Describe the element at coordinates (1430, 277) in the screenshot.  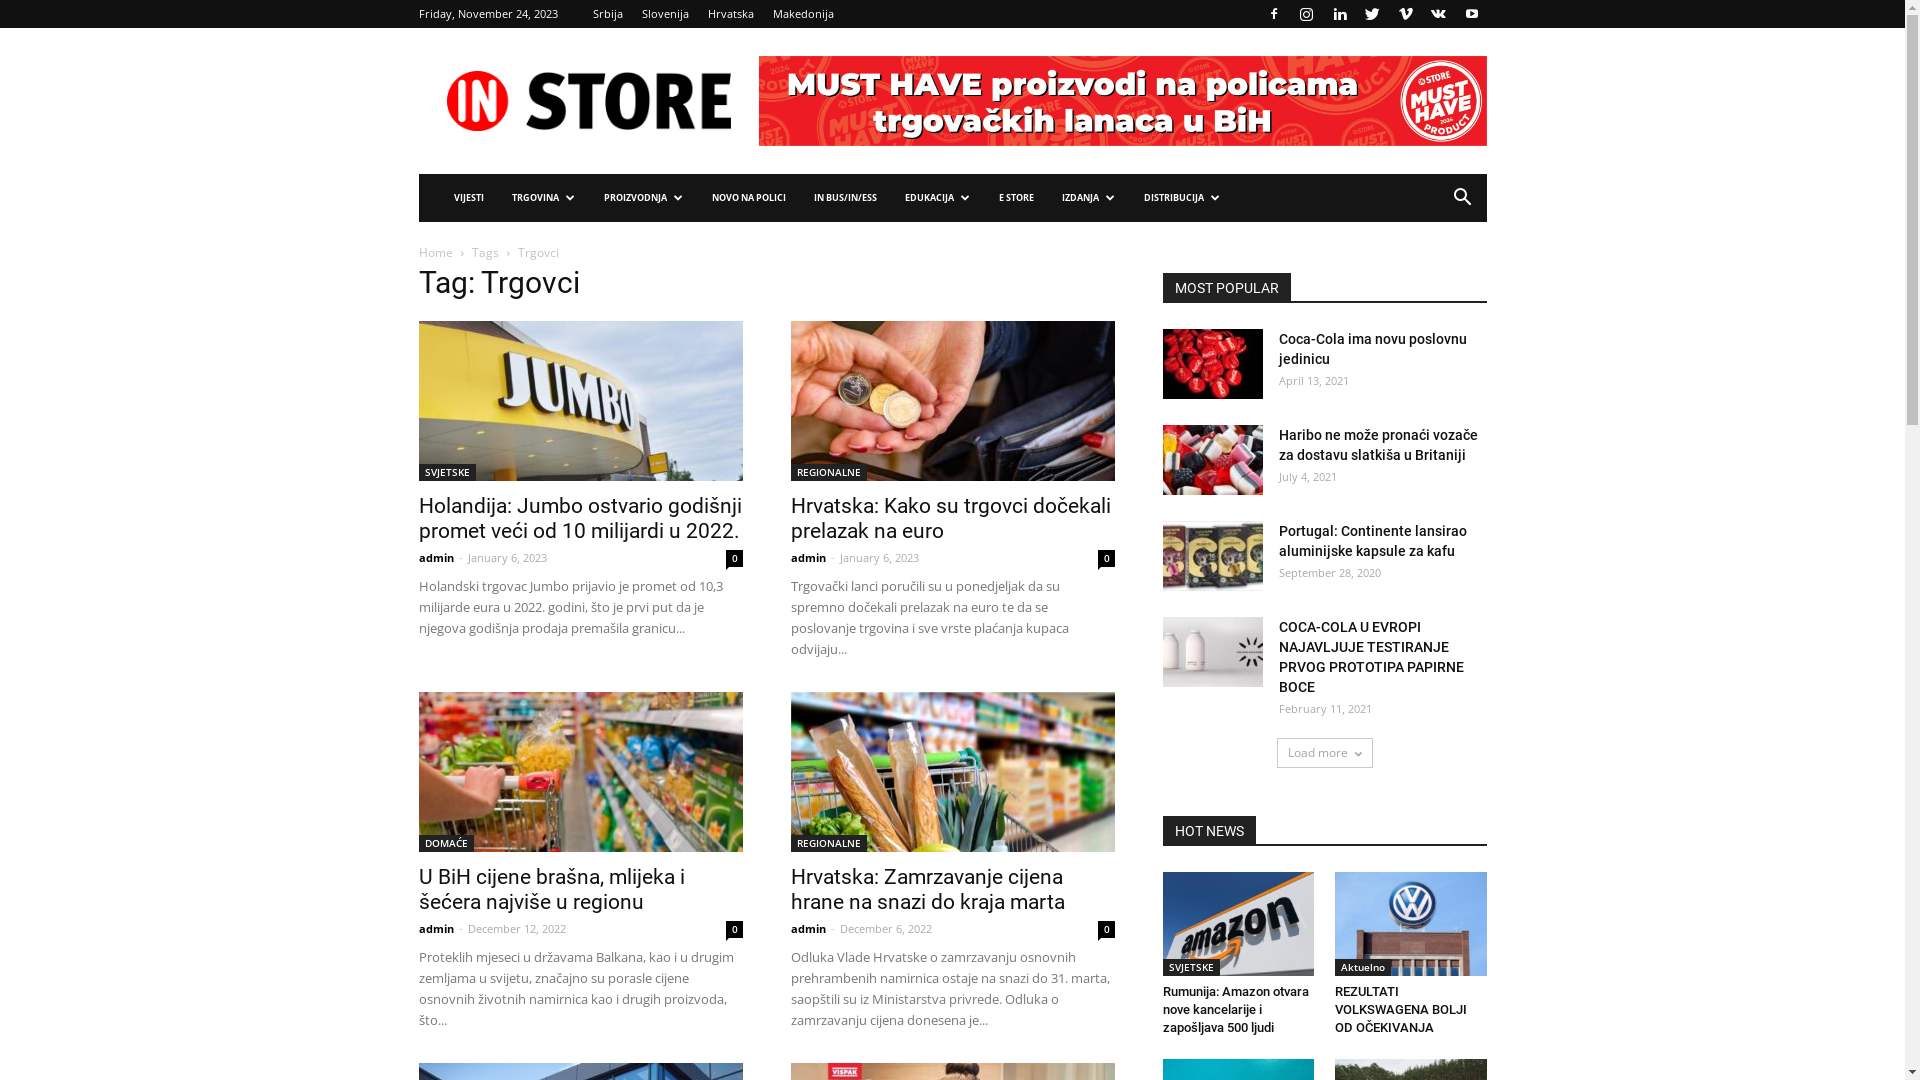
I see `'Search'` at that location.